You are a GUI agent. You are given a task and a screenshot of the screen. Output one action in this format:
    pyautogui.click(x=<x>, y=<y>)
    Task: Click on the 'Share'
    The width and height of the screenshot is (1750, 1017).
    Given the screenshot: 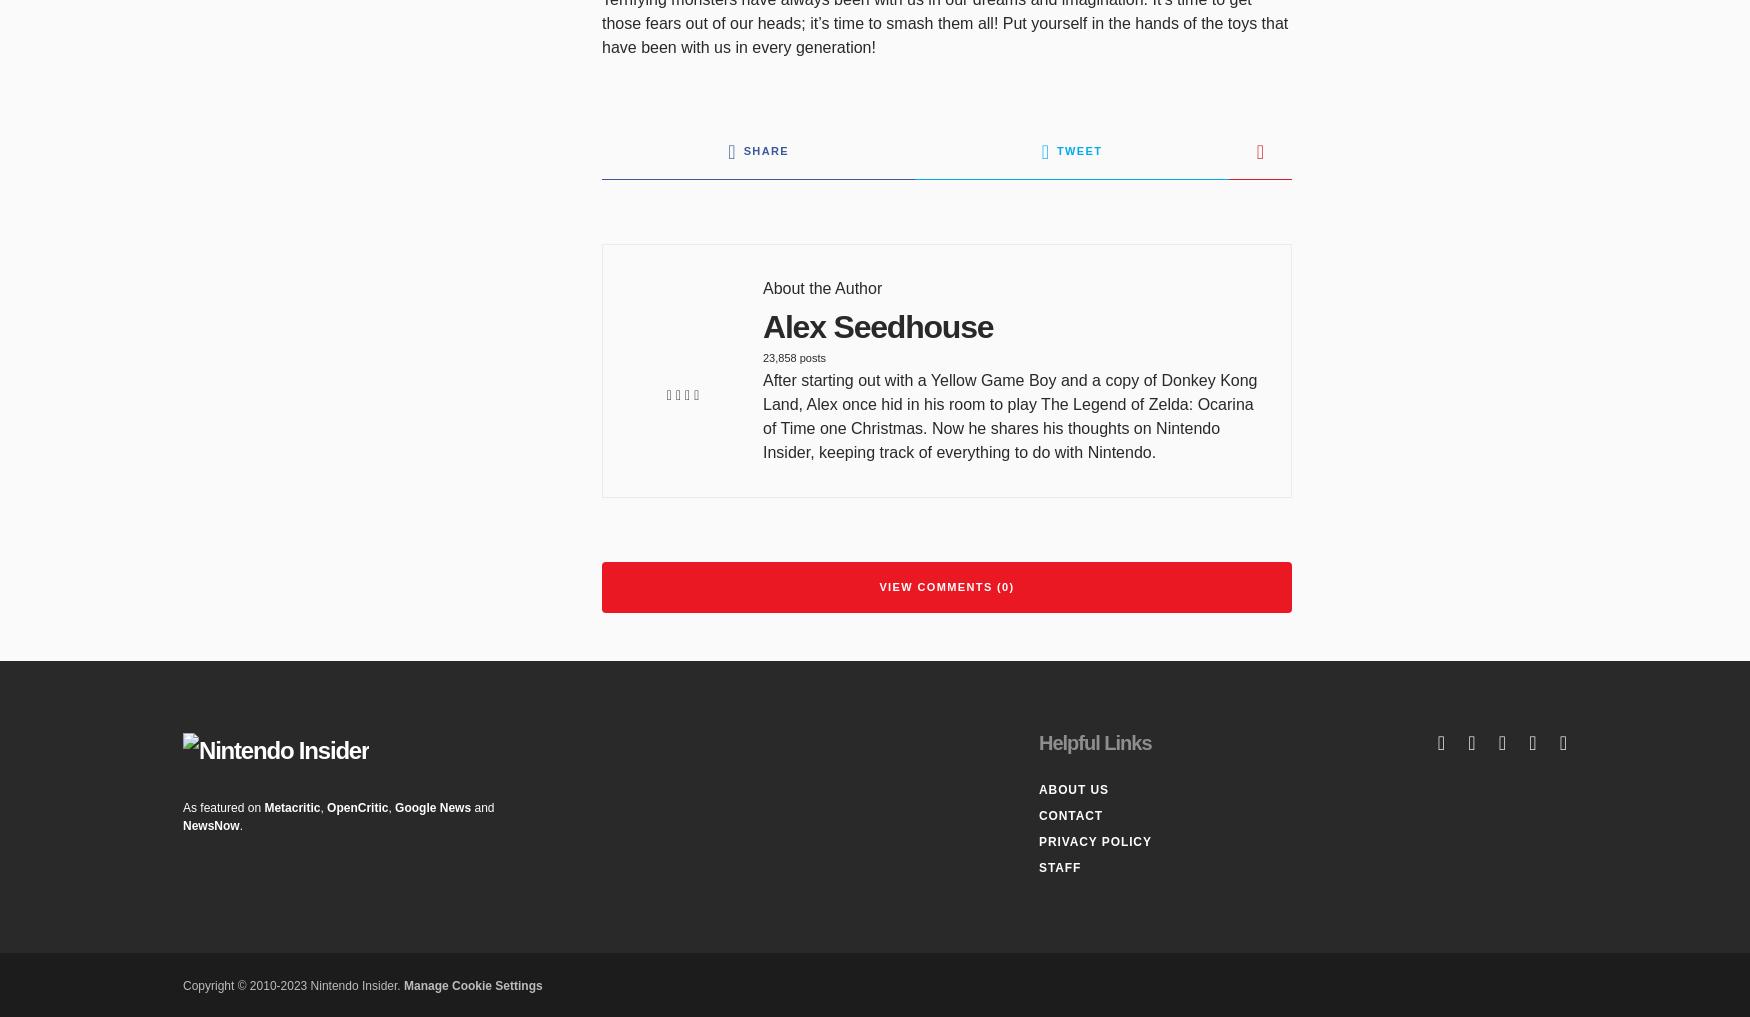 What is the action you would take?
    pyautogui.click(x=764, y=150)
    